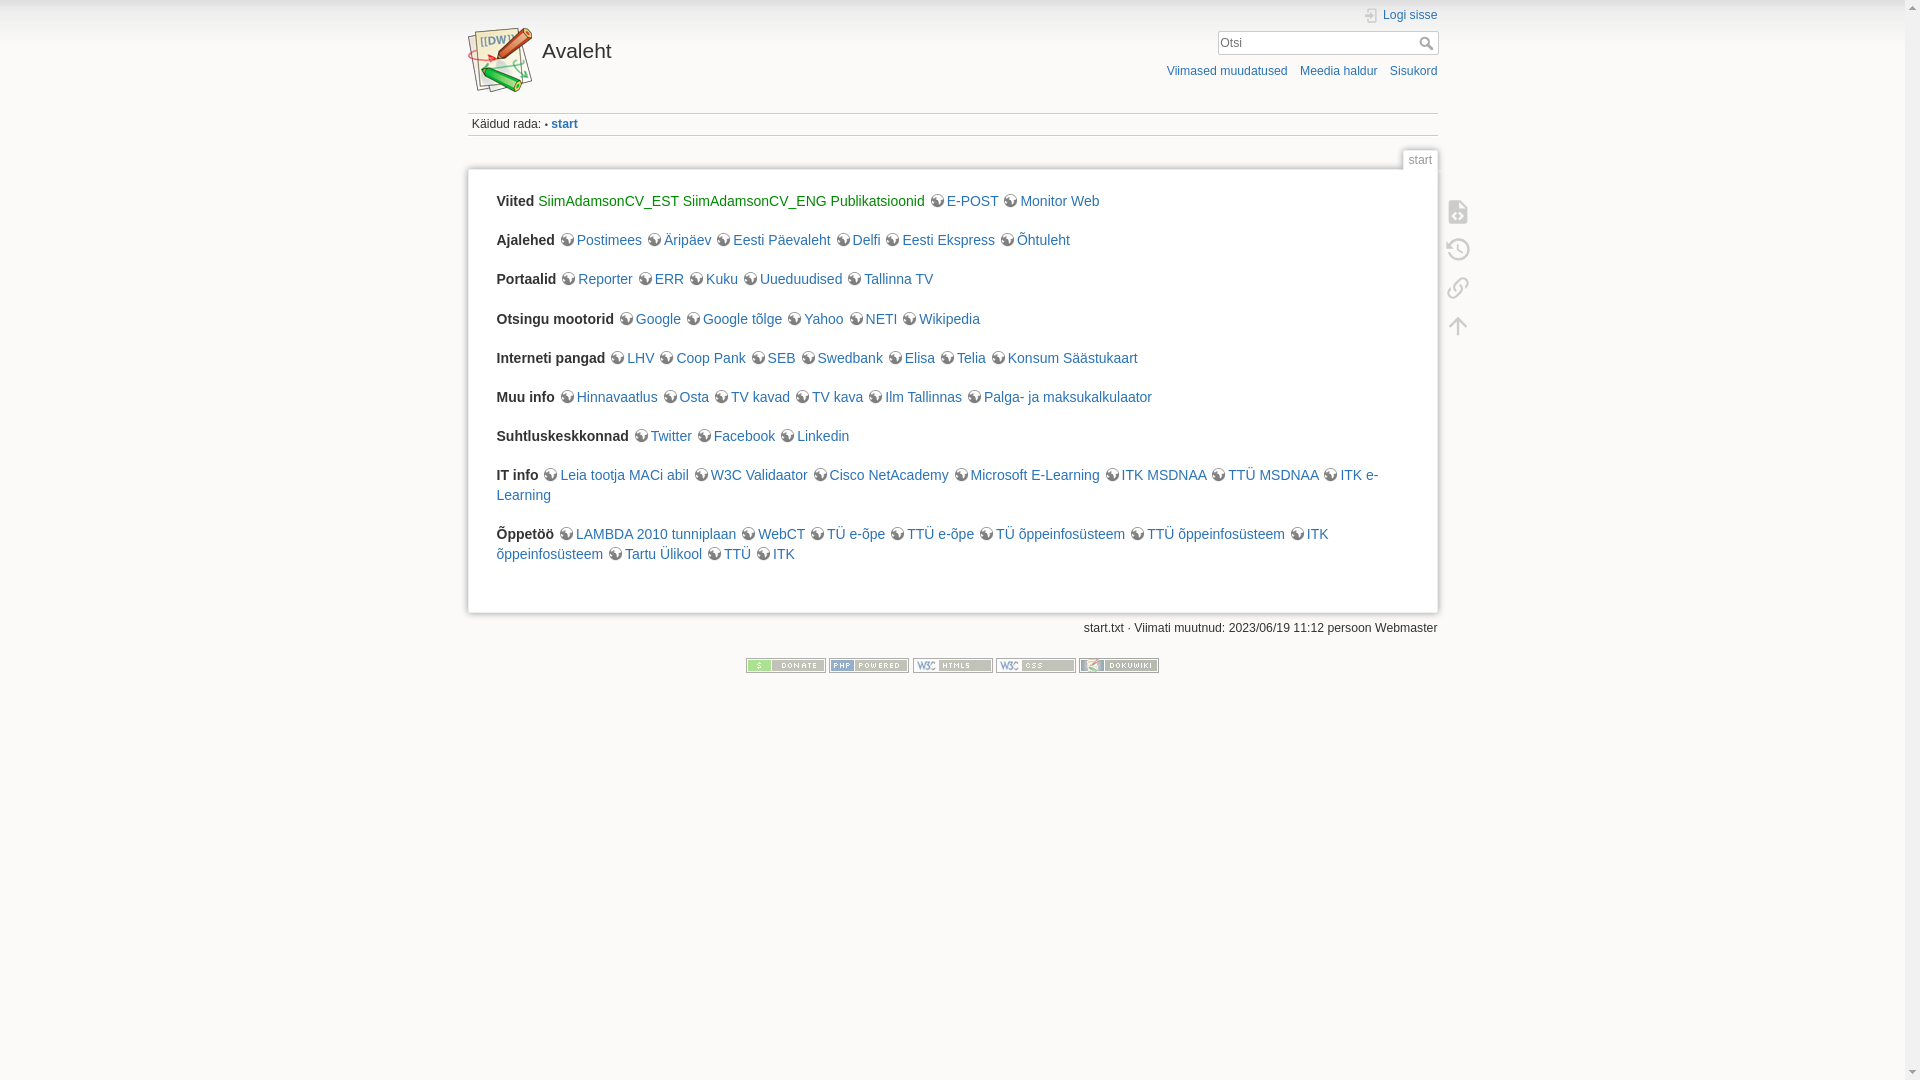 Image resolution: width=1920 pixels, height=1080 pixels. I want to click on 'WebCT', so click(771, 532).